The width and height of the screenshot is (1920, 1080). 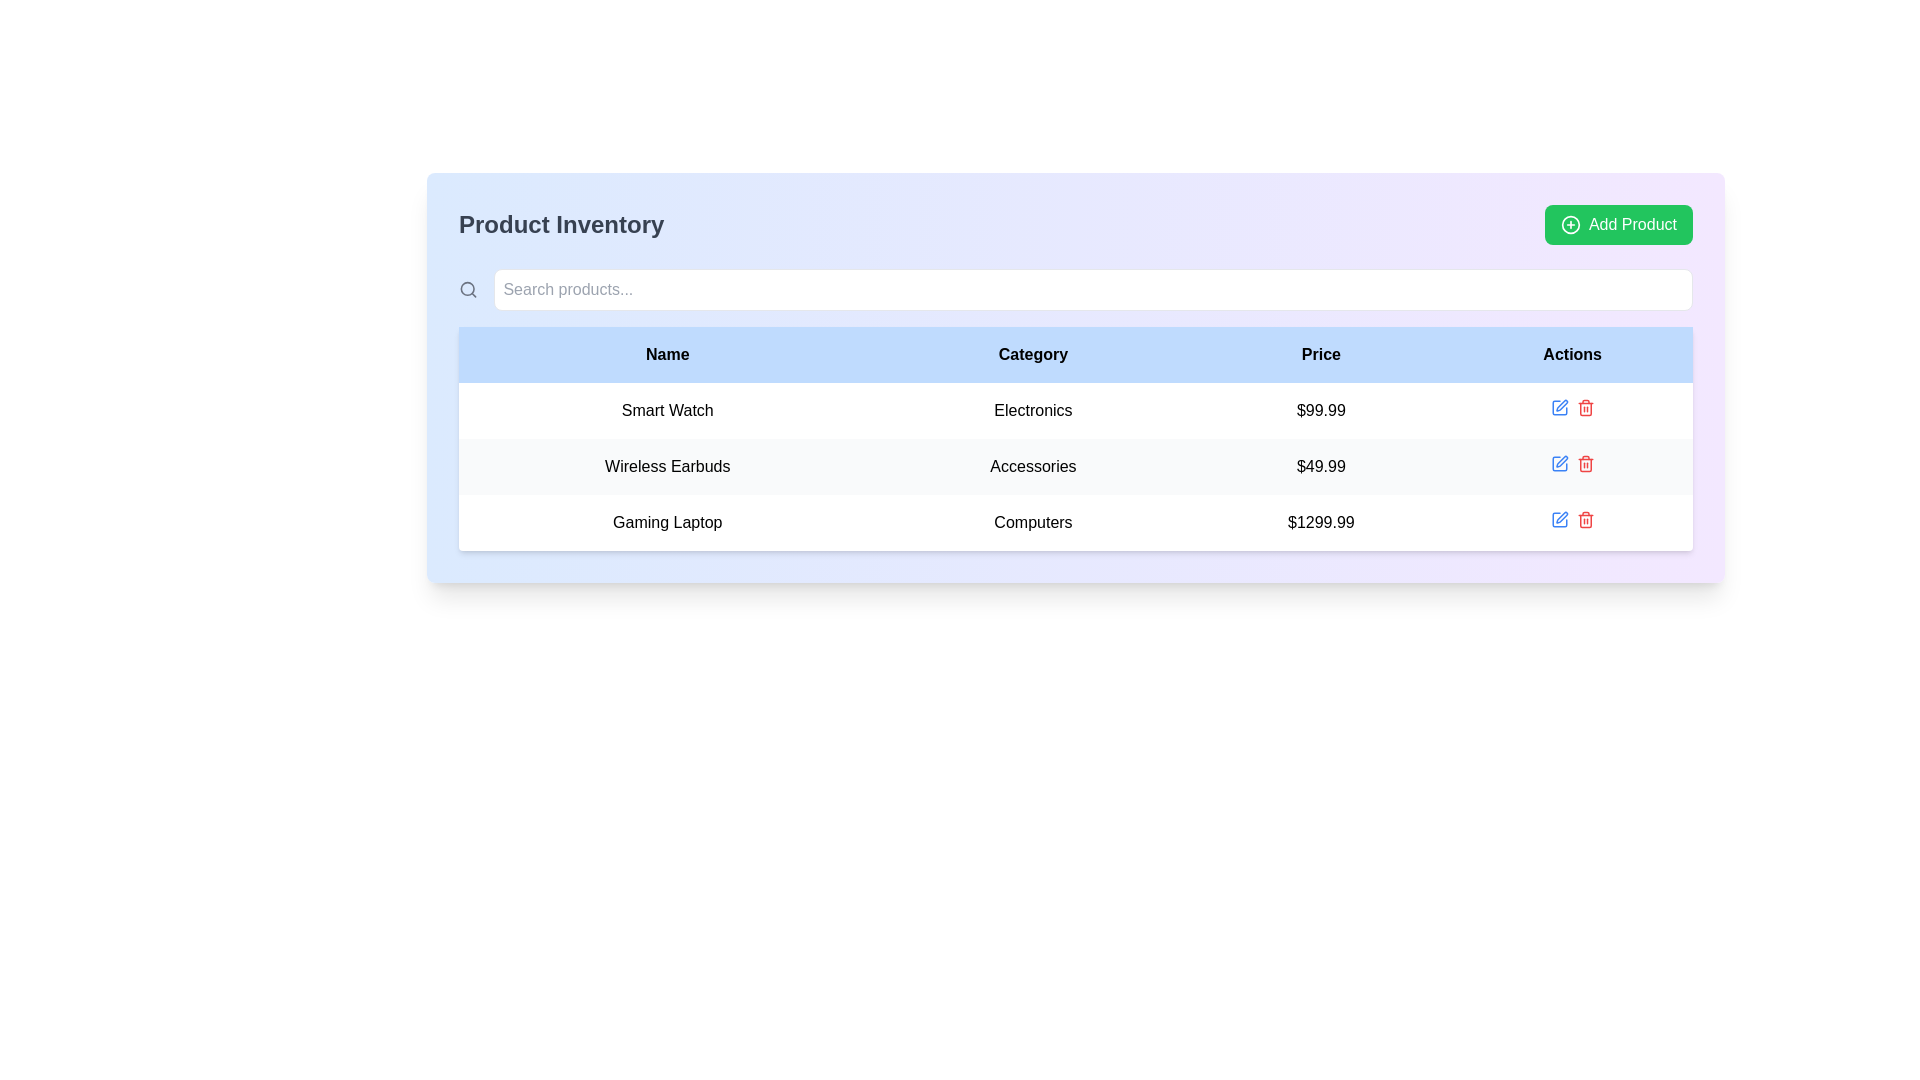 I want to click on the edit button located in the 'Actions' column of the second row of the table, next to a red trash icon, to change its color, so click(x=1558, y=463).